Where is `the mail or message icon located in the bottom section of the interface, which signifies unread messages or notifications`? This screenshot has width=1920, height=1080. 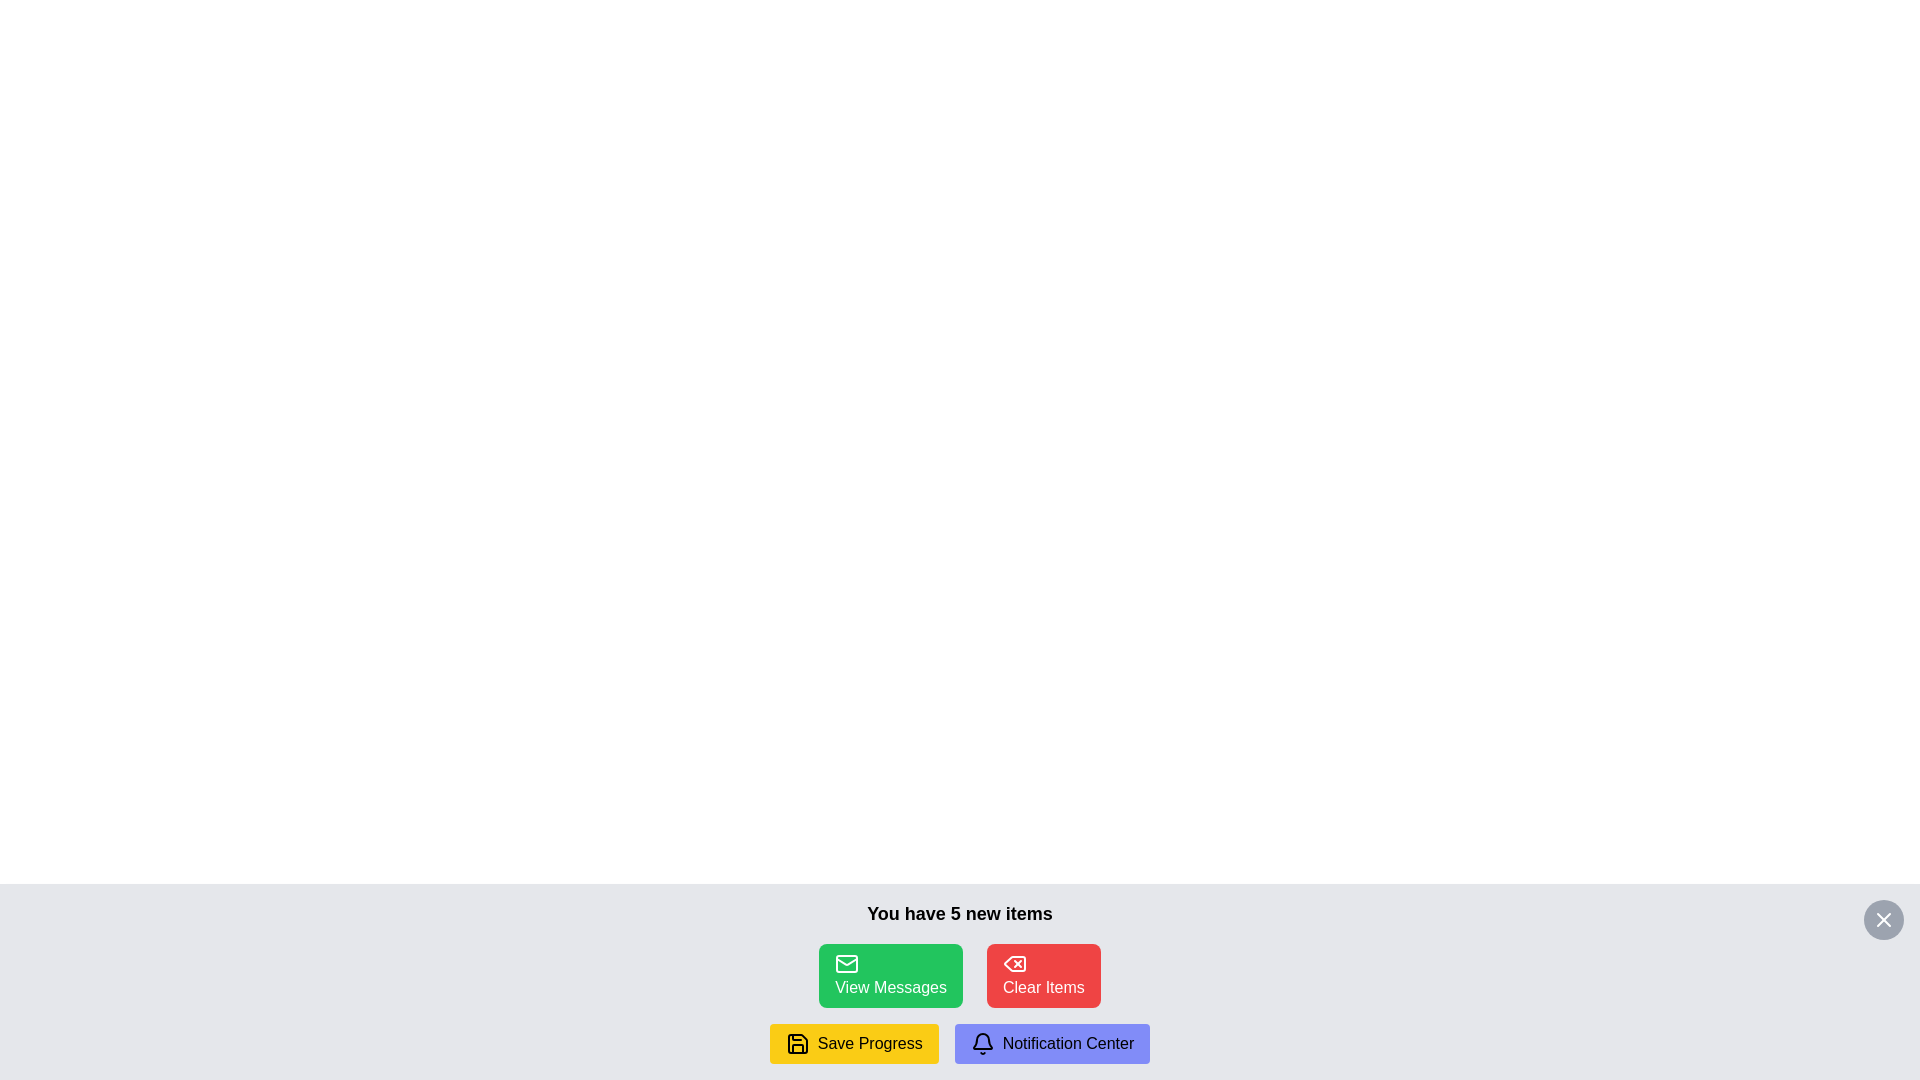
the mail or message icon located in the bottom section of the interface, which signifies unread messages or notifications is located at coordinates (847, 963).